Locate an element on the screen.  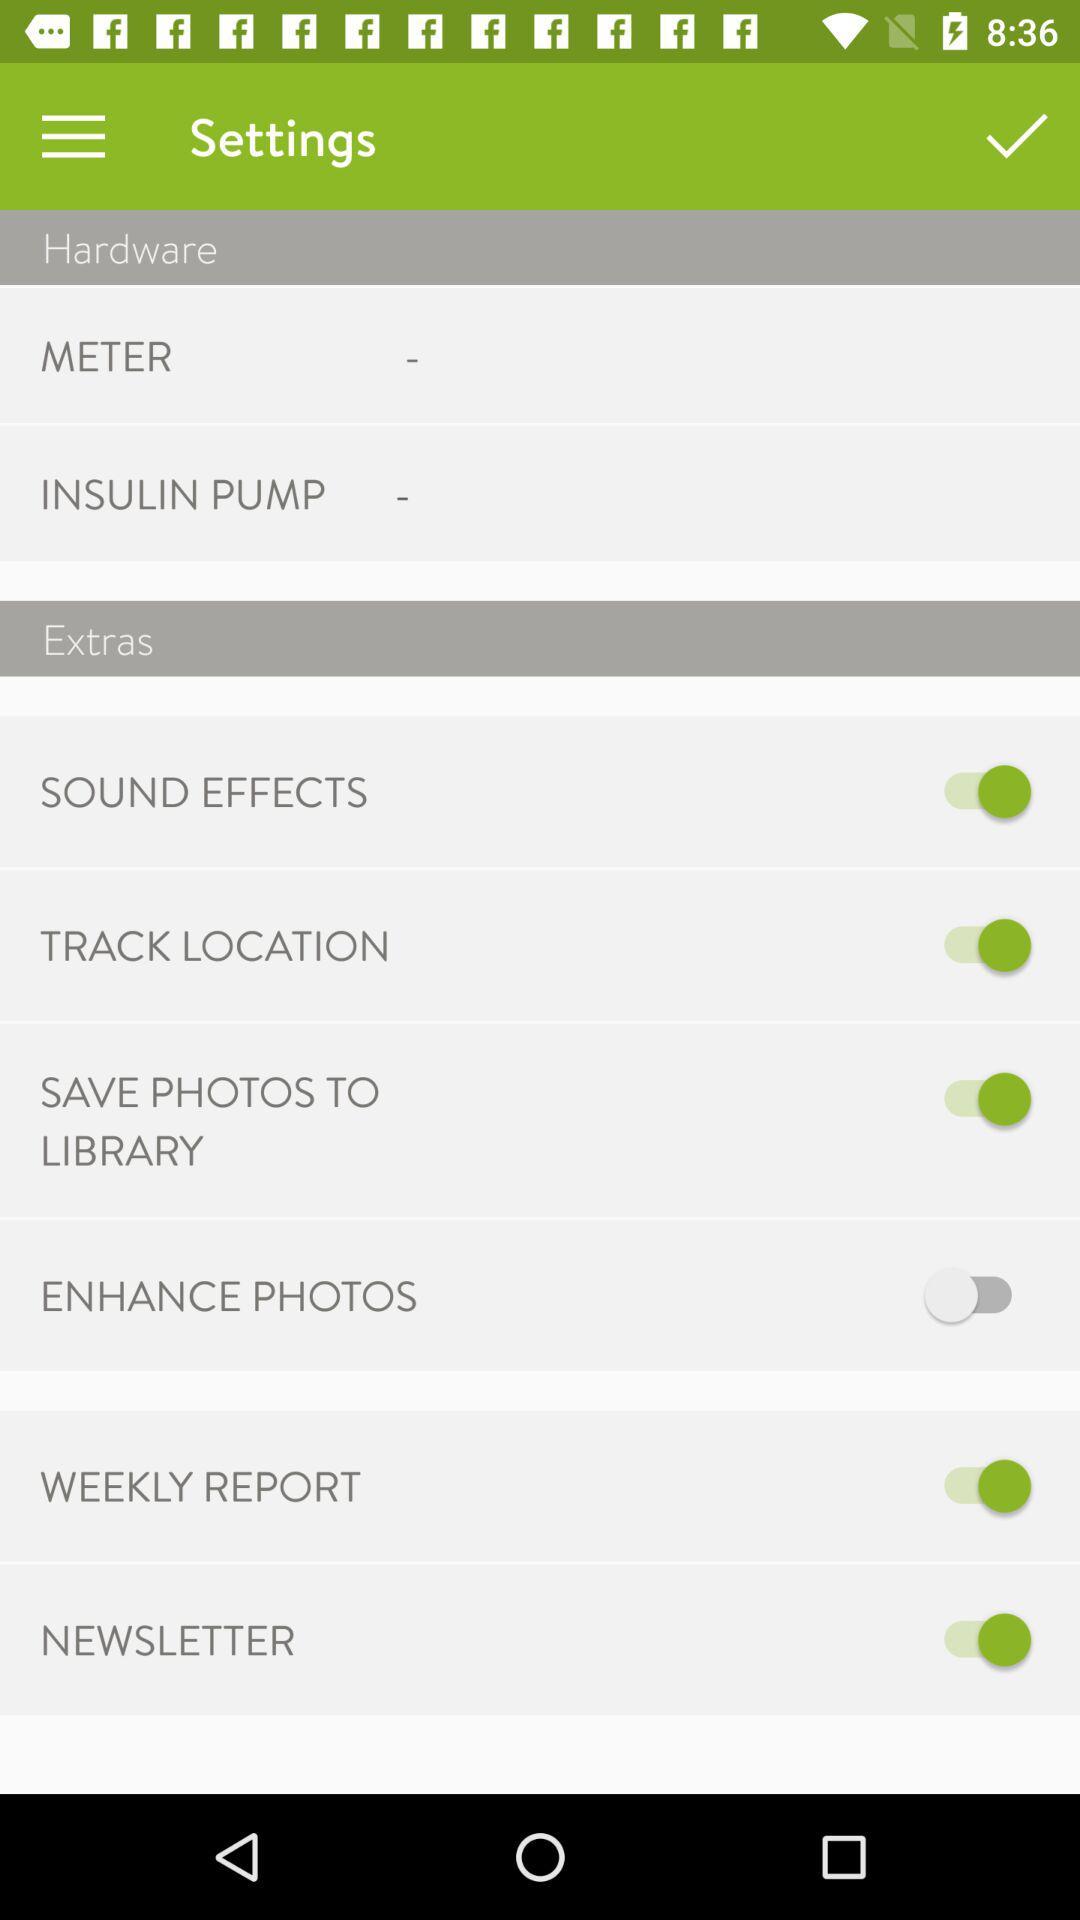
switch photo library option is located at coordinates (747, 1098).